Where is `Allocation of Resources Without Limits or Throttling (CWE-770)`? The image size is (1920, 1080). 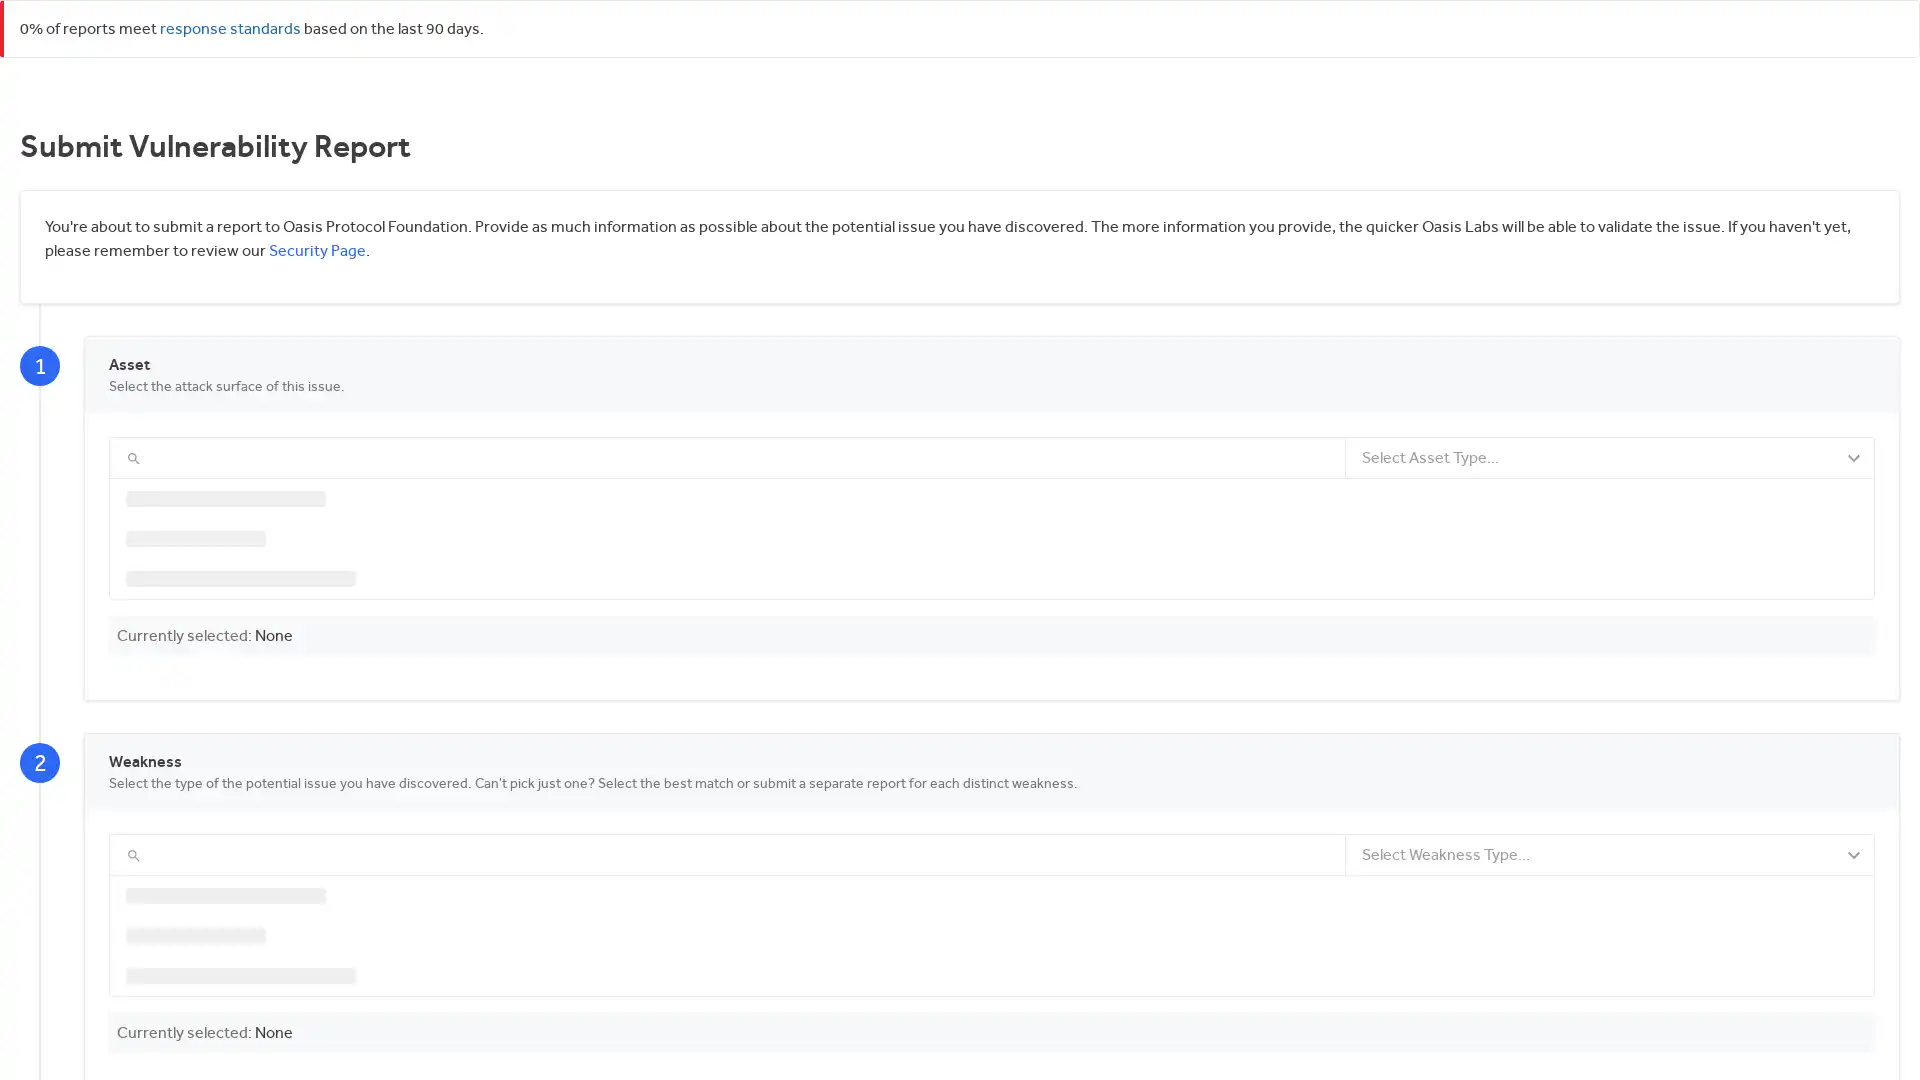
Allocation of Resources Without Limits or Throttling (CWE-770) is located at coordinates (992, 995).